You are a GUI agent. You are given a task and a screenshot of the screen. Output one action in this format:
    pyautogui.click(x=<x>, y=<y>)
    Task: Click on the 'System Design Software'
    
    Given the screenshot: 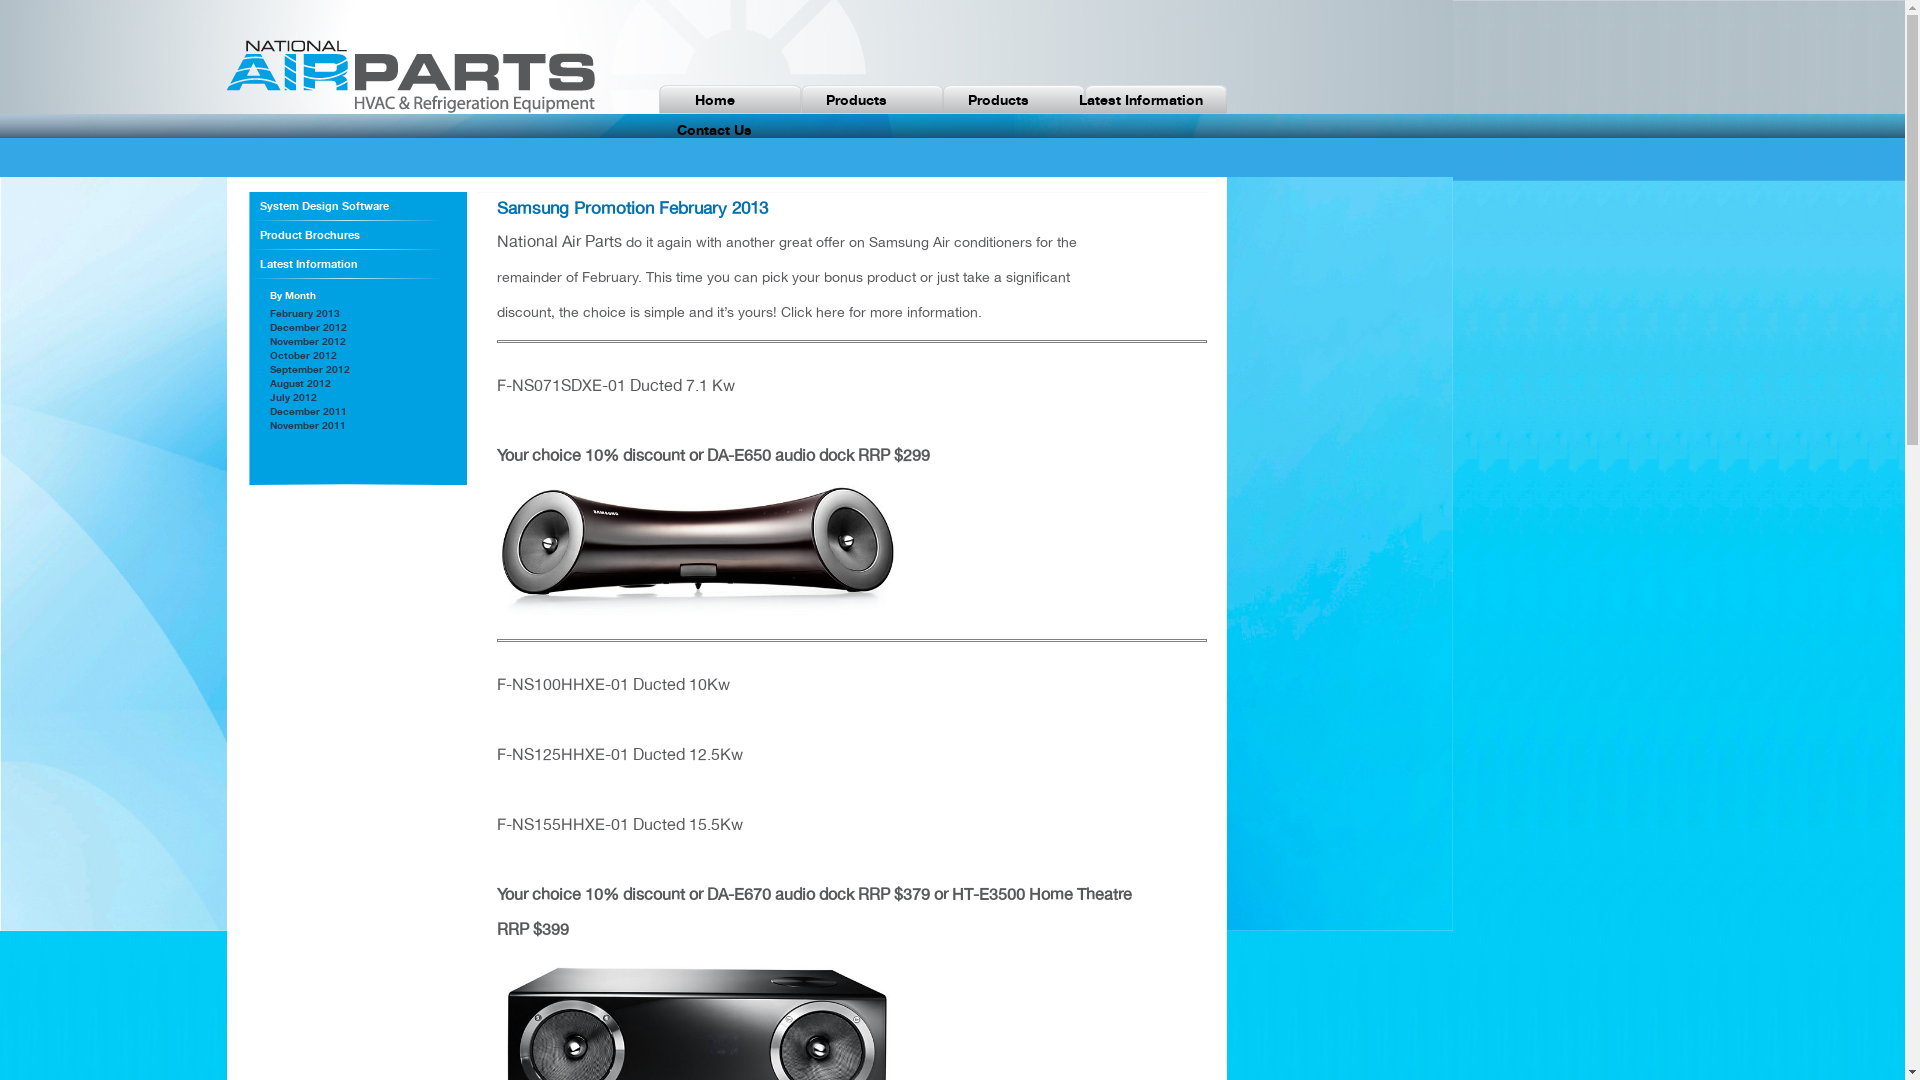 What is the action you would take?
    pyautogui.click(x=258, y=205)
    